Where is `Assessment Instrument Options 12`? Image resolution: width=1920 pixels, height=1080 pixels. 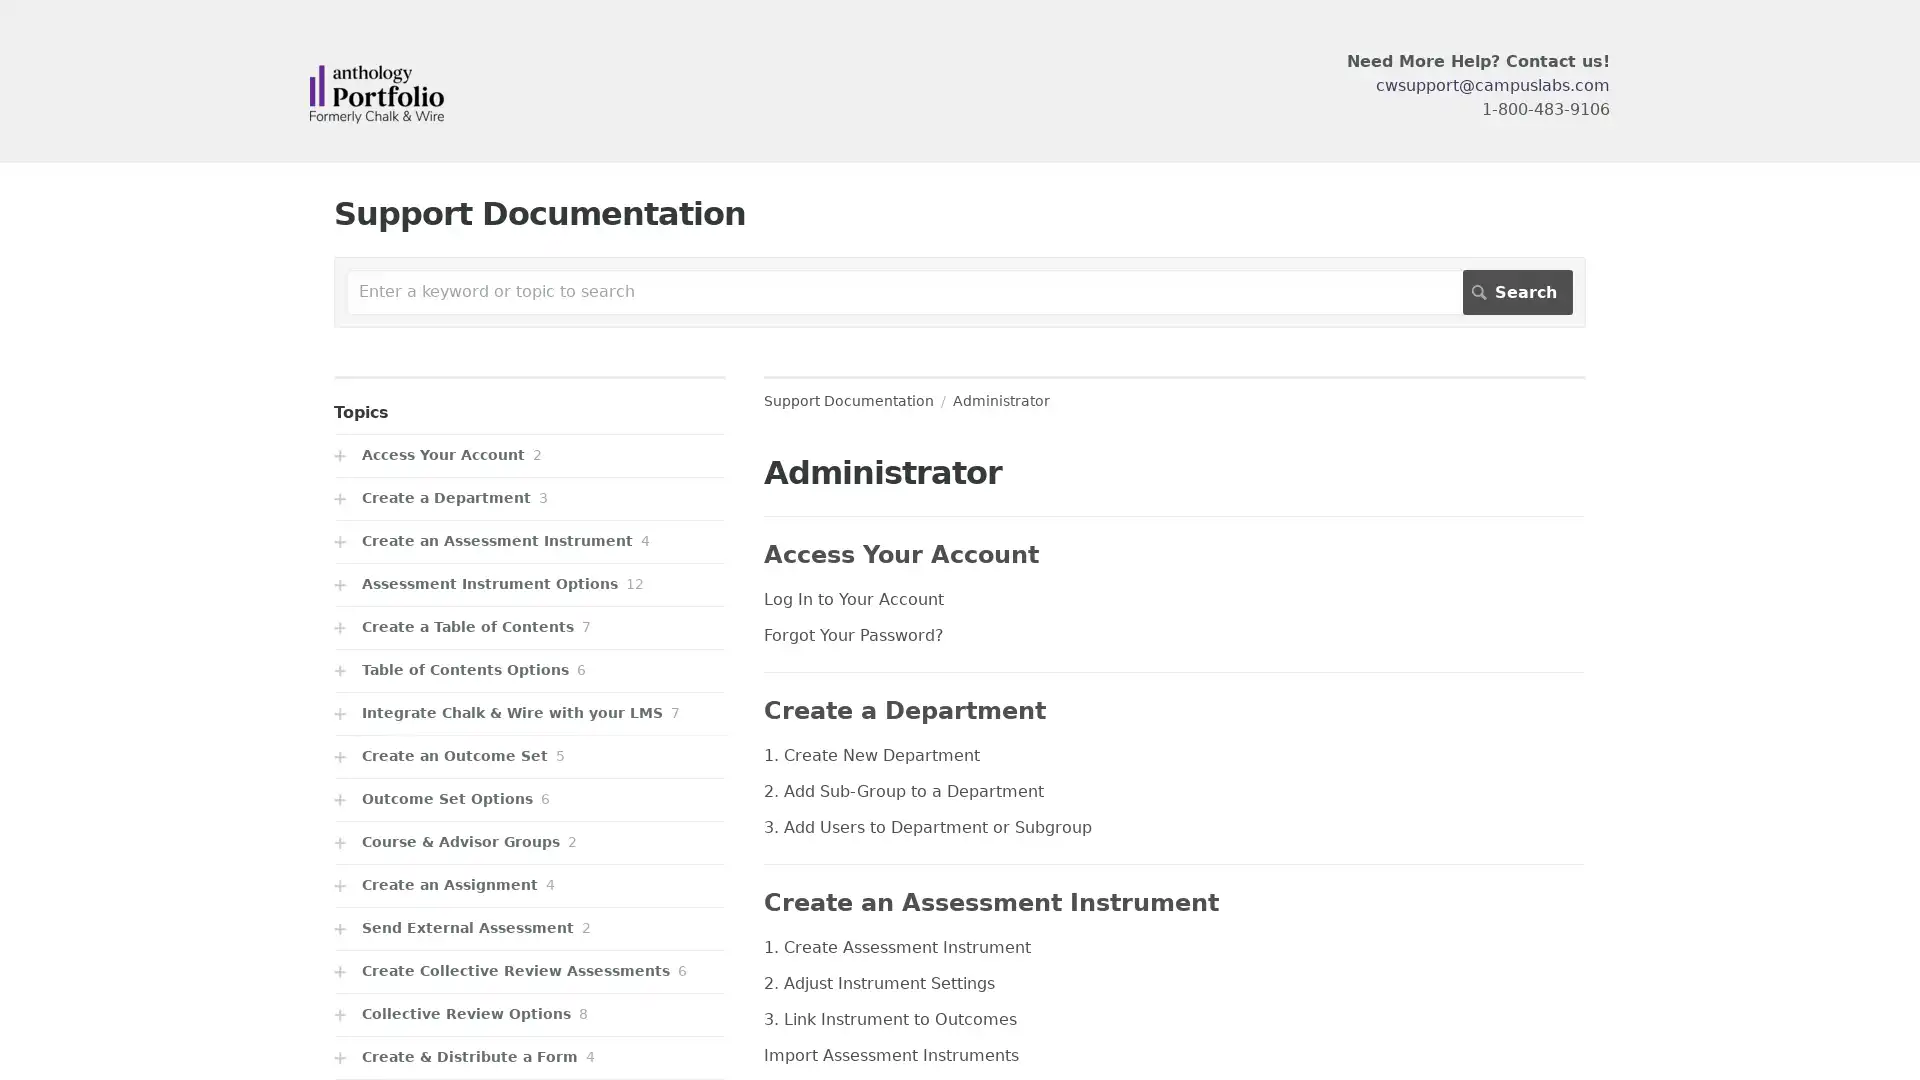
Assessment Instrument Options 12 is located at coordinates (529, 584).